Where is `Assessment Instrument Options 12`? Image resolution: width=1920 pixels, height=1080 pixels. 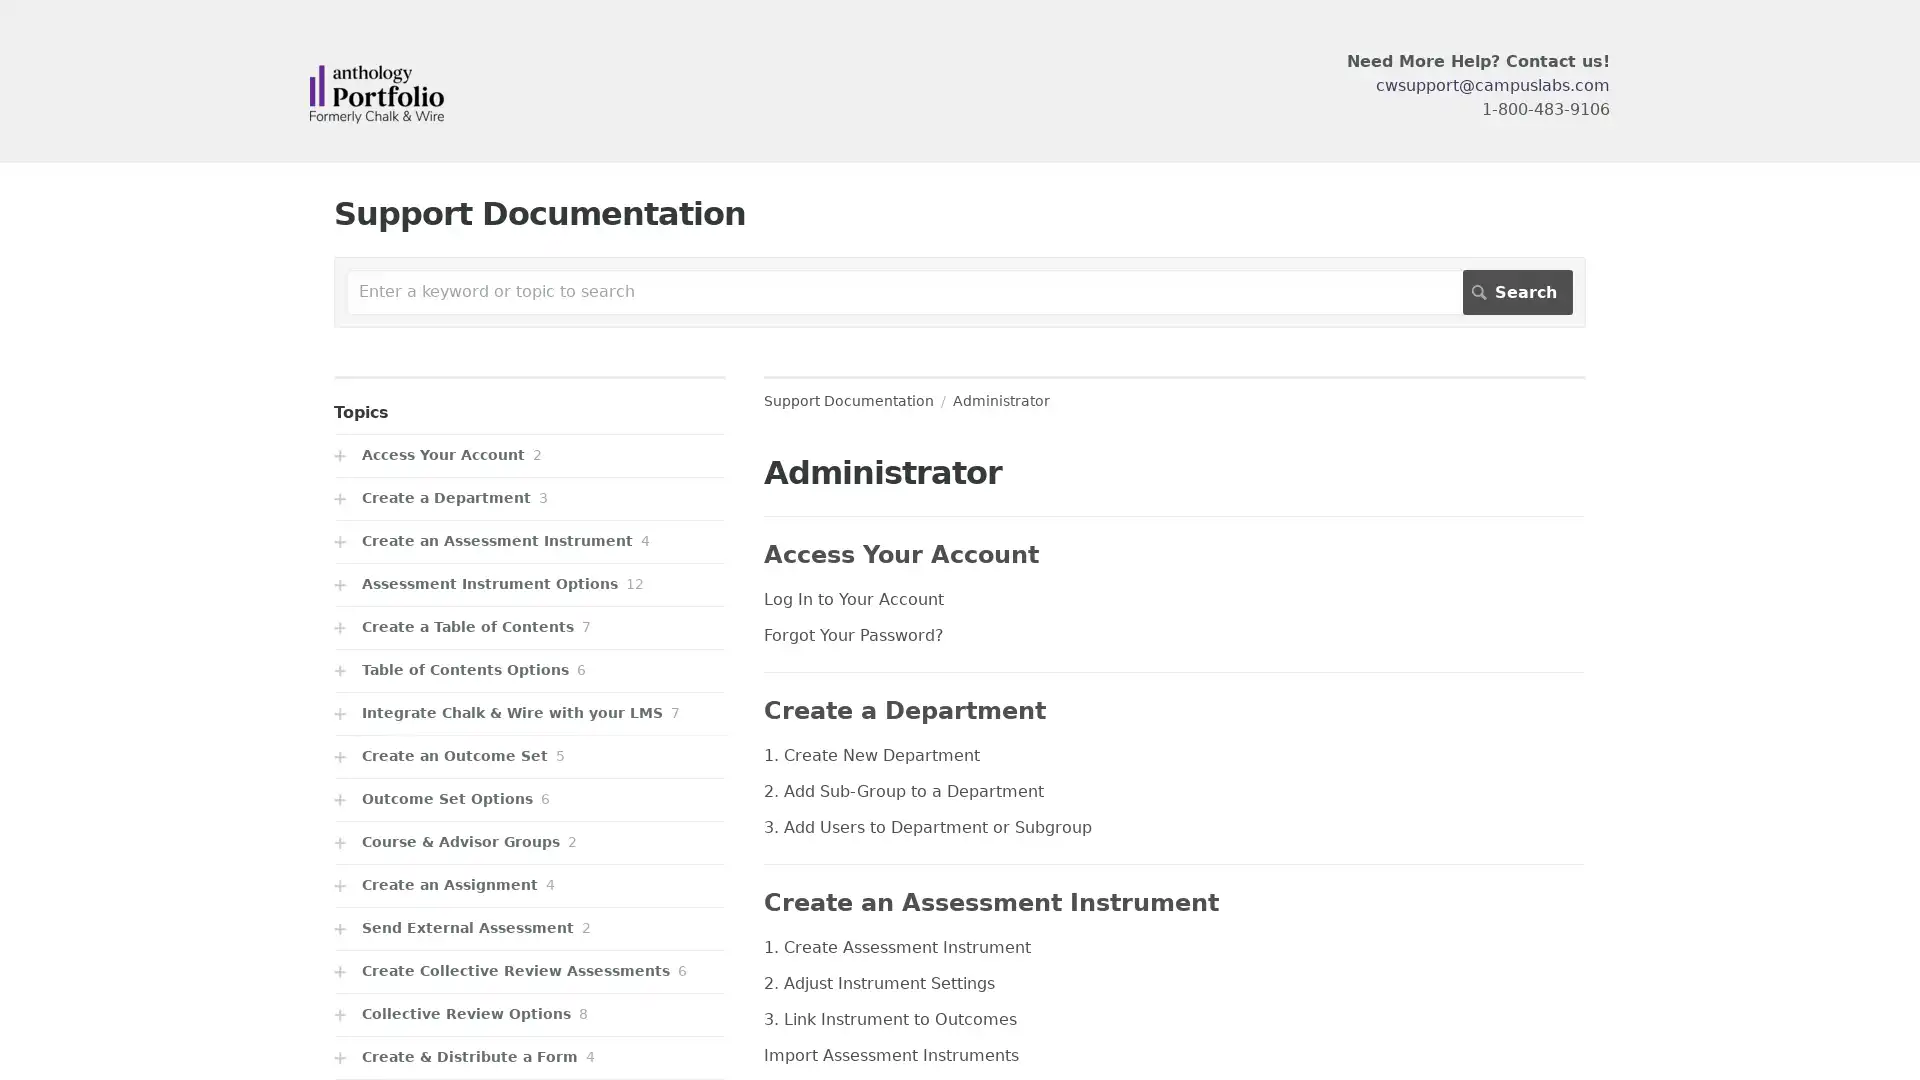
Assessment Instrument Options 12 is located at coordinates (529, 584).